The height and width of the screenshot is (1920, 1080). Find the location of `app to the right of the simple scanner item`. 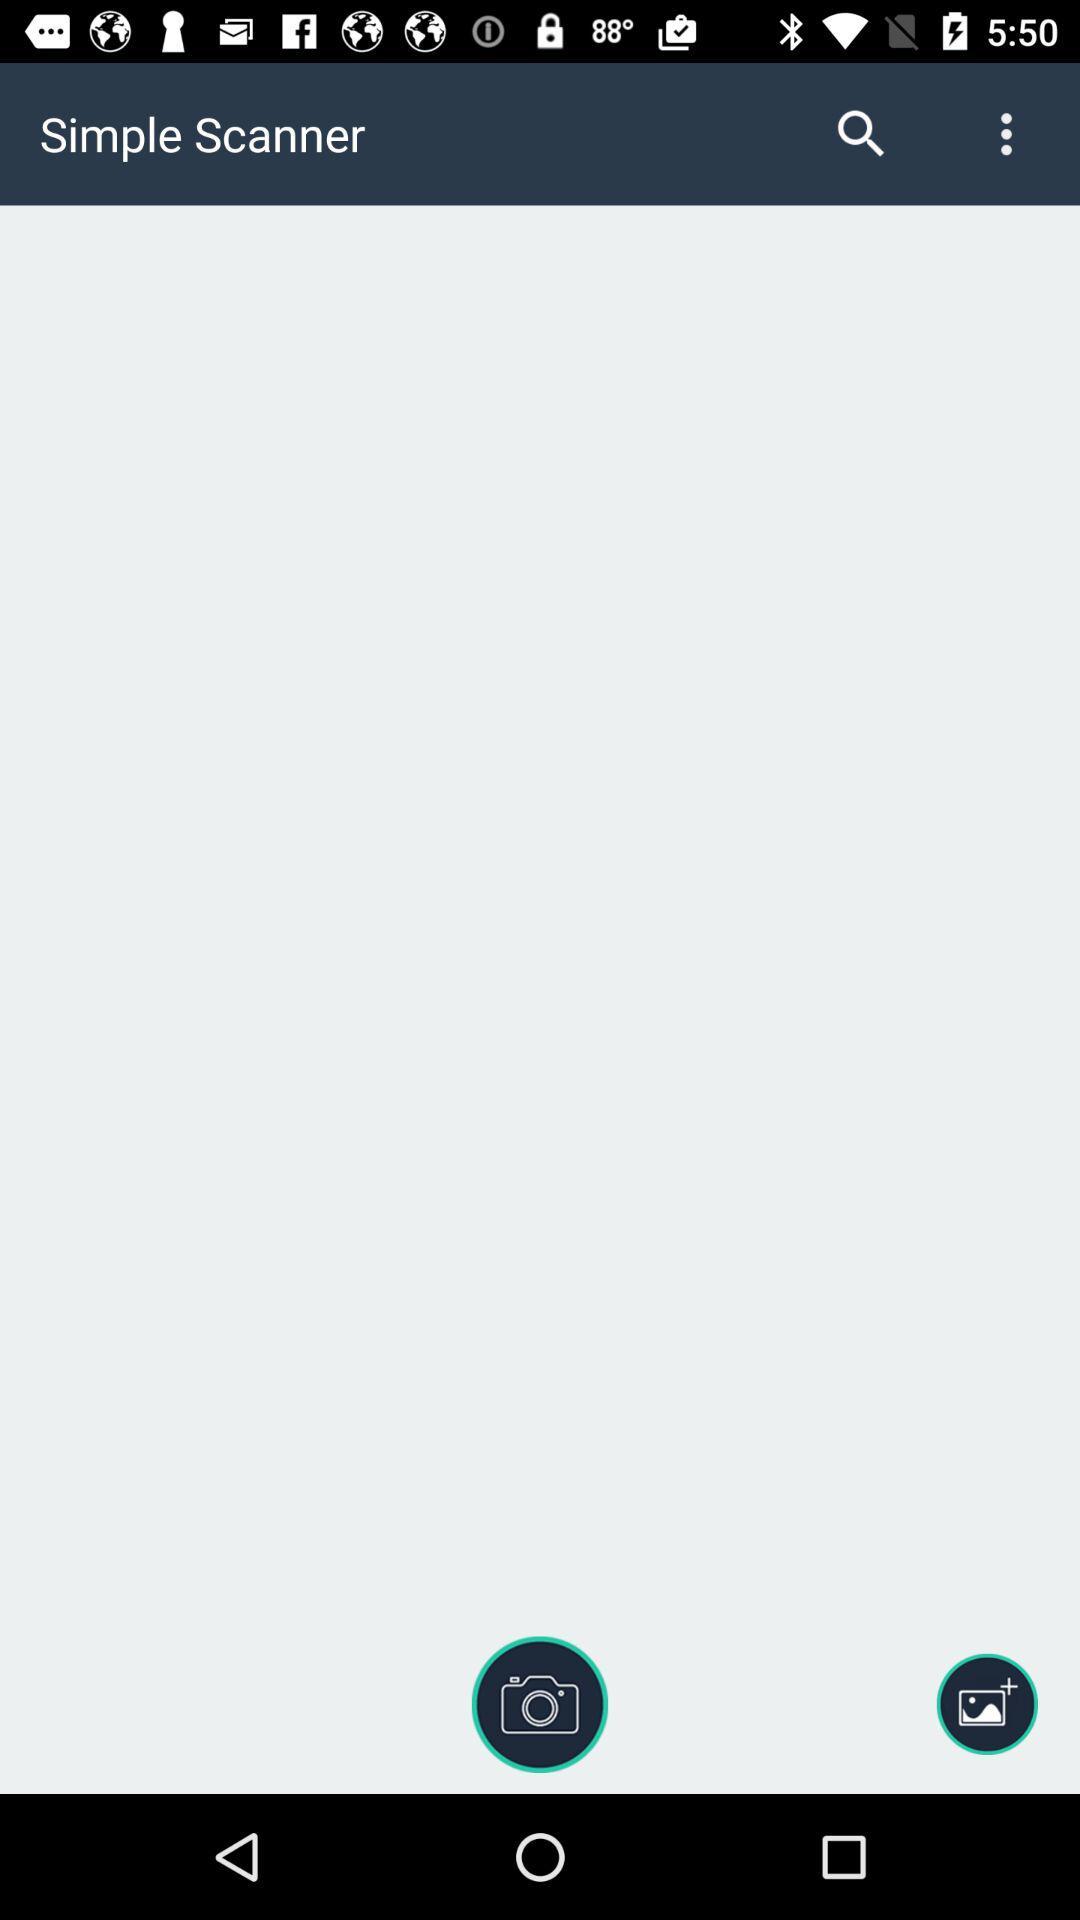

app to the right of the simple scanner item is located at coordinates (860, 133).